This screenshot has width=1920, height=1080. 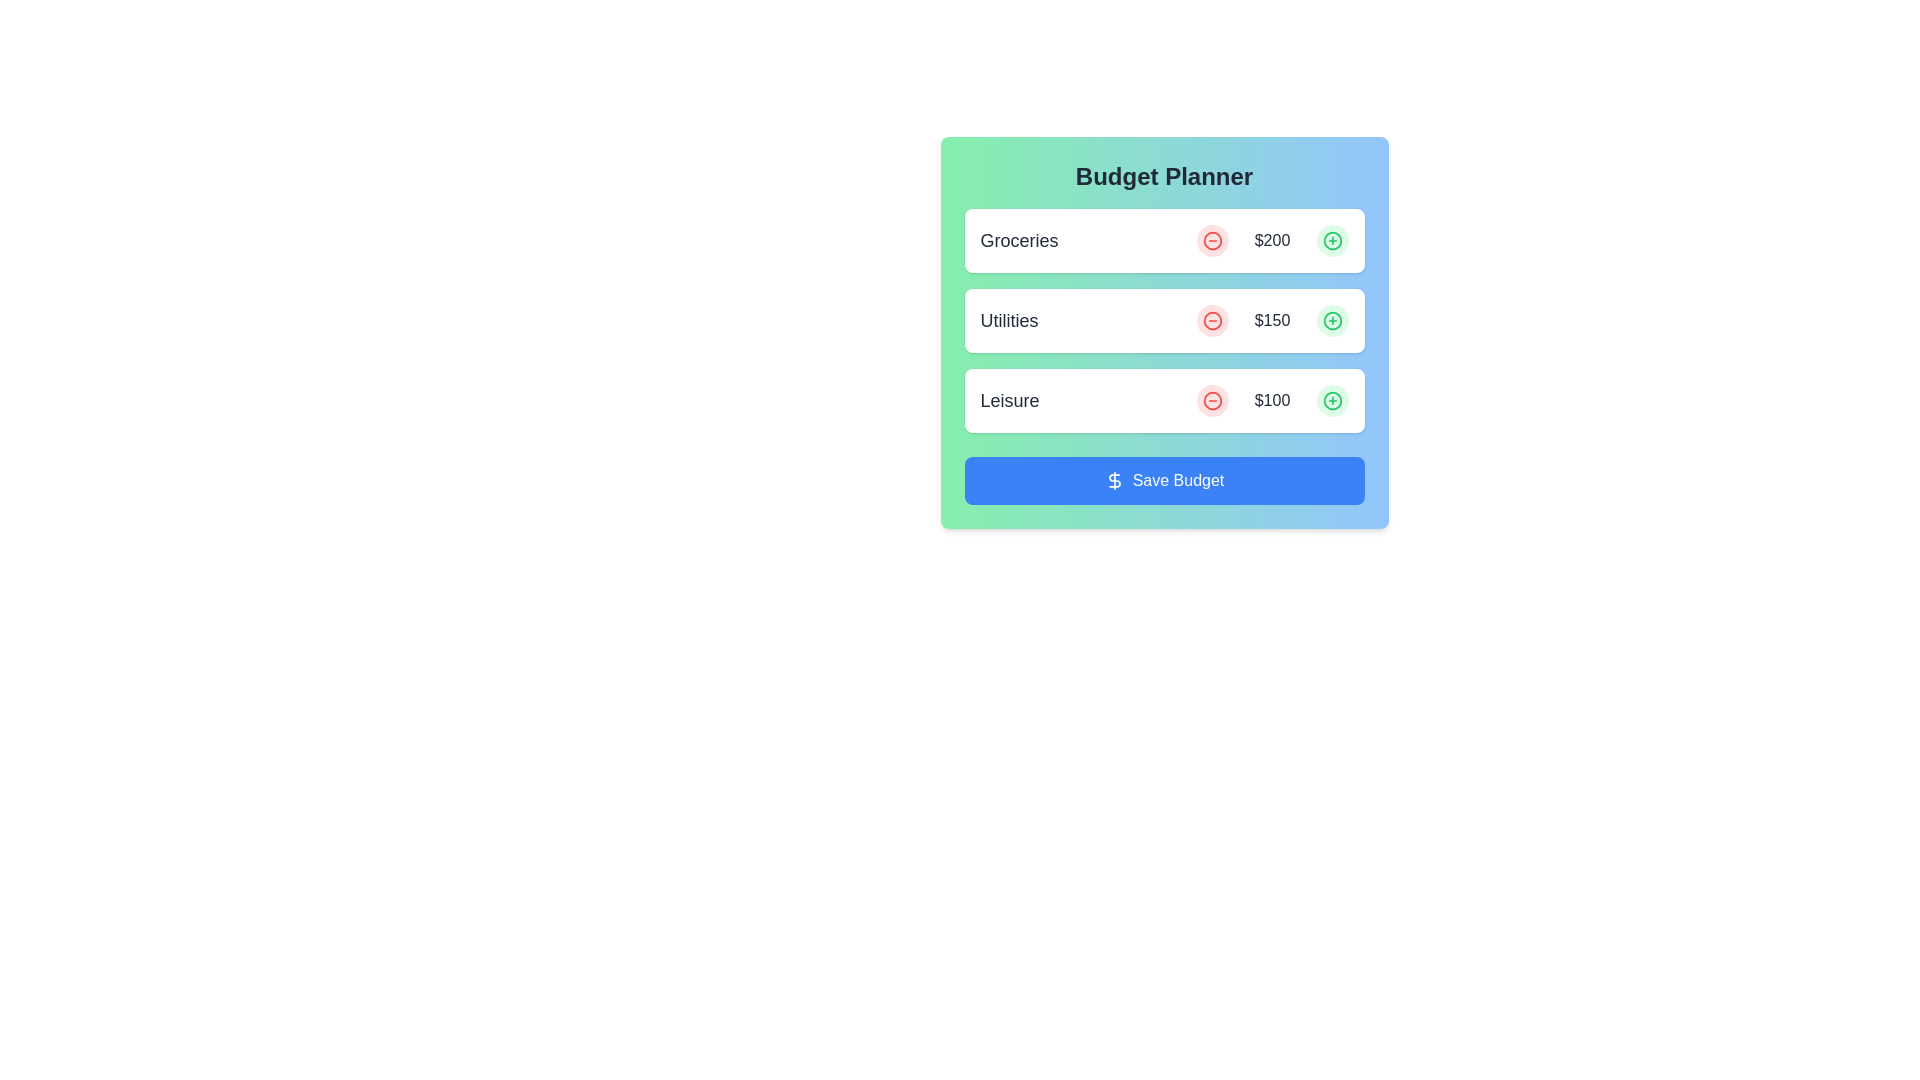 What do you see at coordinates (1332, 239) in the screenshot?
I see `the circular button with a green border and green plus symbol inside, located in the topmost row labeled 'Groceries'` at bounding box center [1332, 239].